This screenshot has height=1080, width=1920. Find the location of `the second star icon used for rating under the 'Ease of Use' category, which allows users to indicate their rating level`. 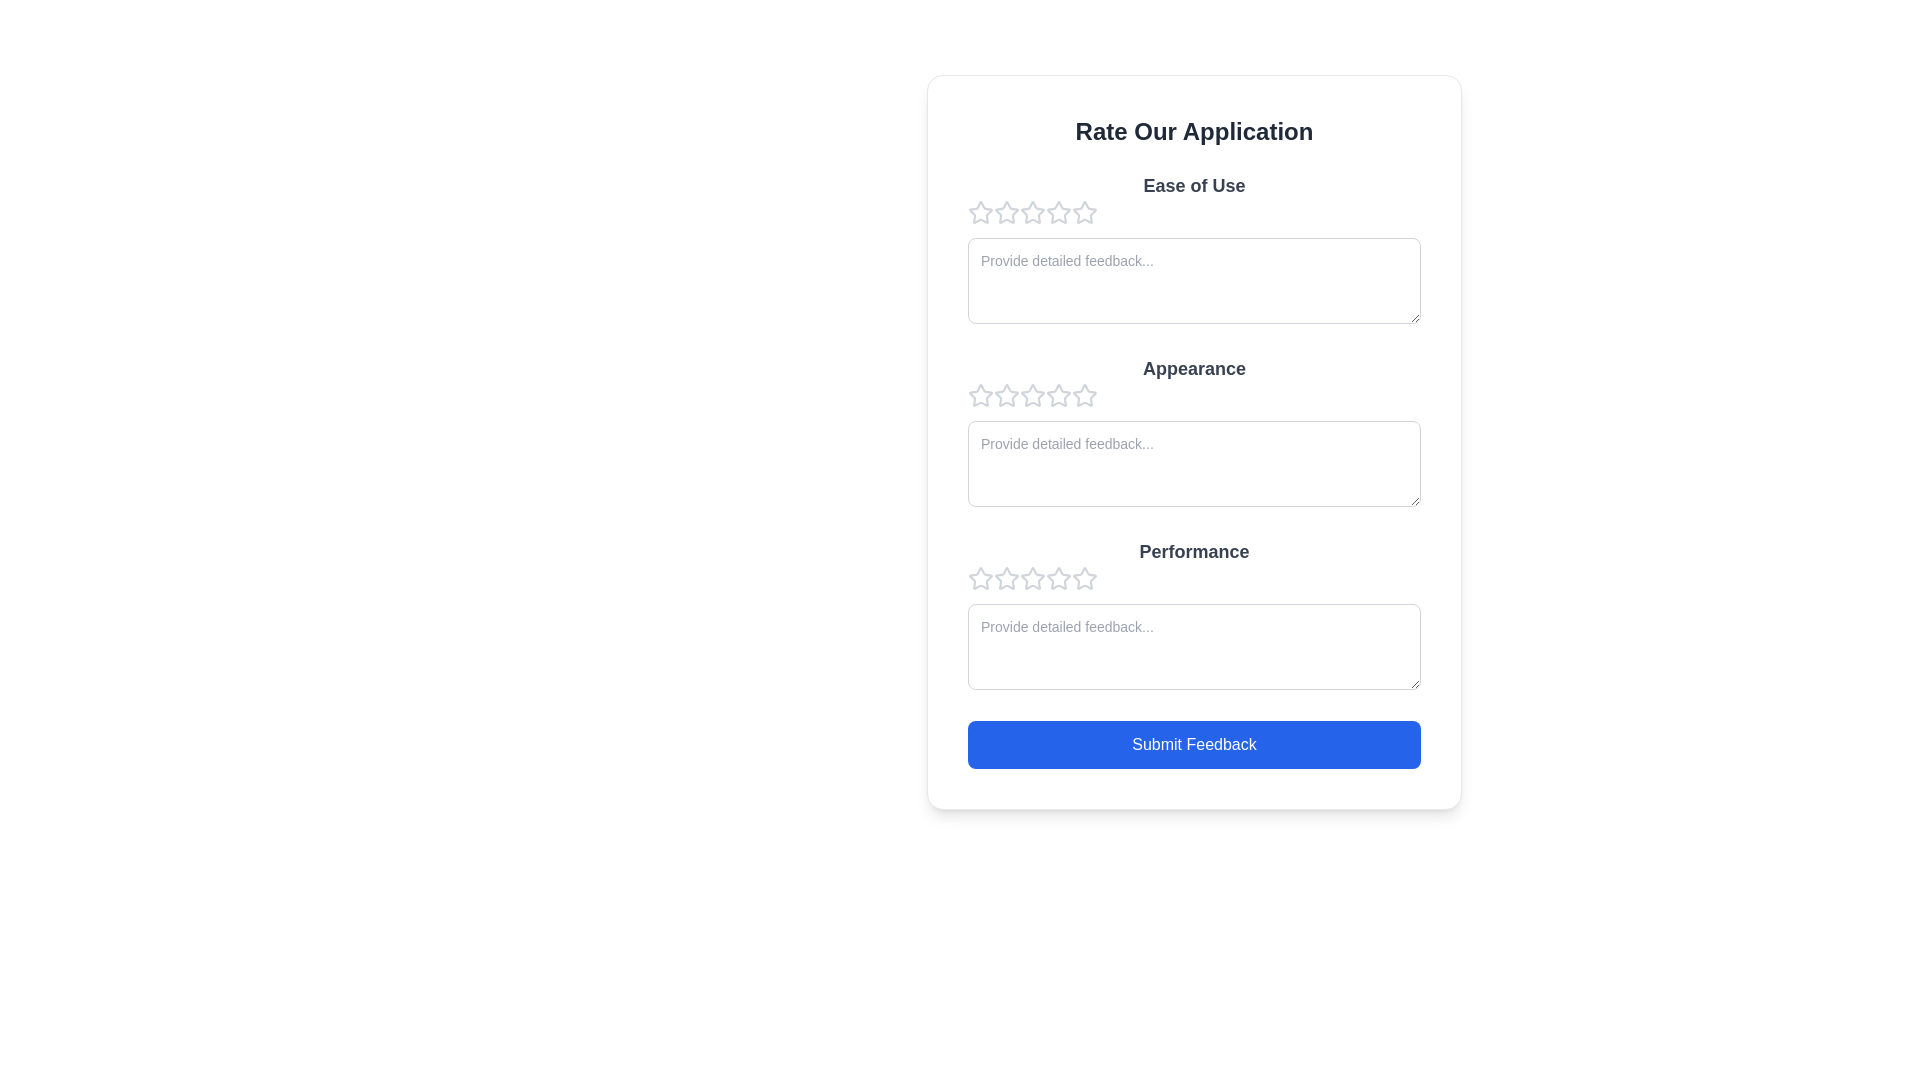

the second star icon used for rating under the 'Ease of Use' category, which allows users to indicate their rating level is located at coordinates (1032, 212).